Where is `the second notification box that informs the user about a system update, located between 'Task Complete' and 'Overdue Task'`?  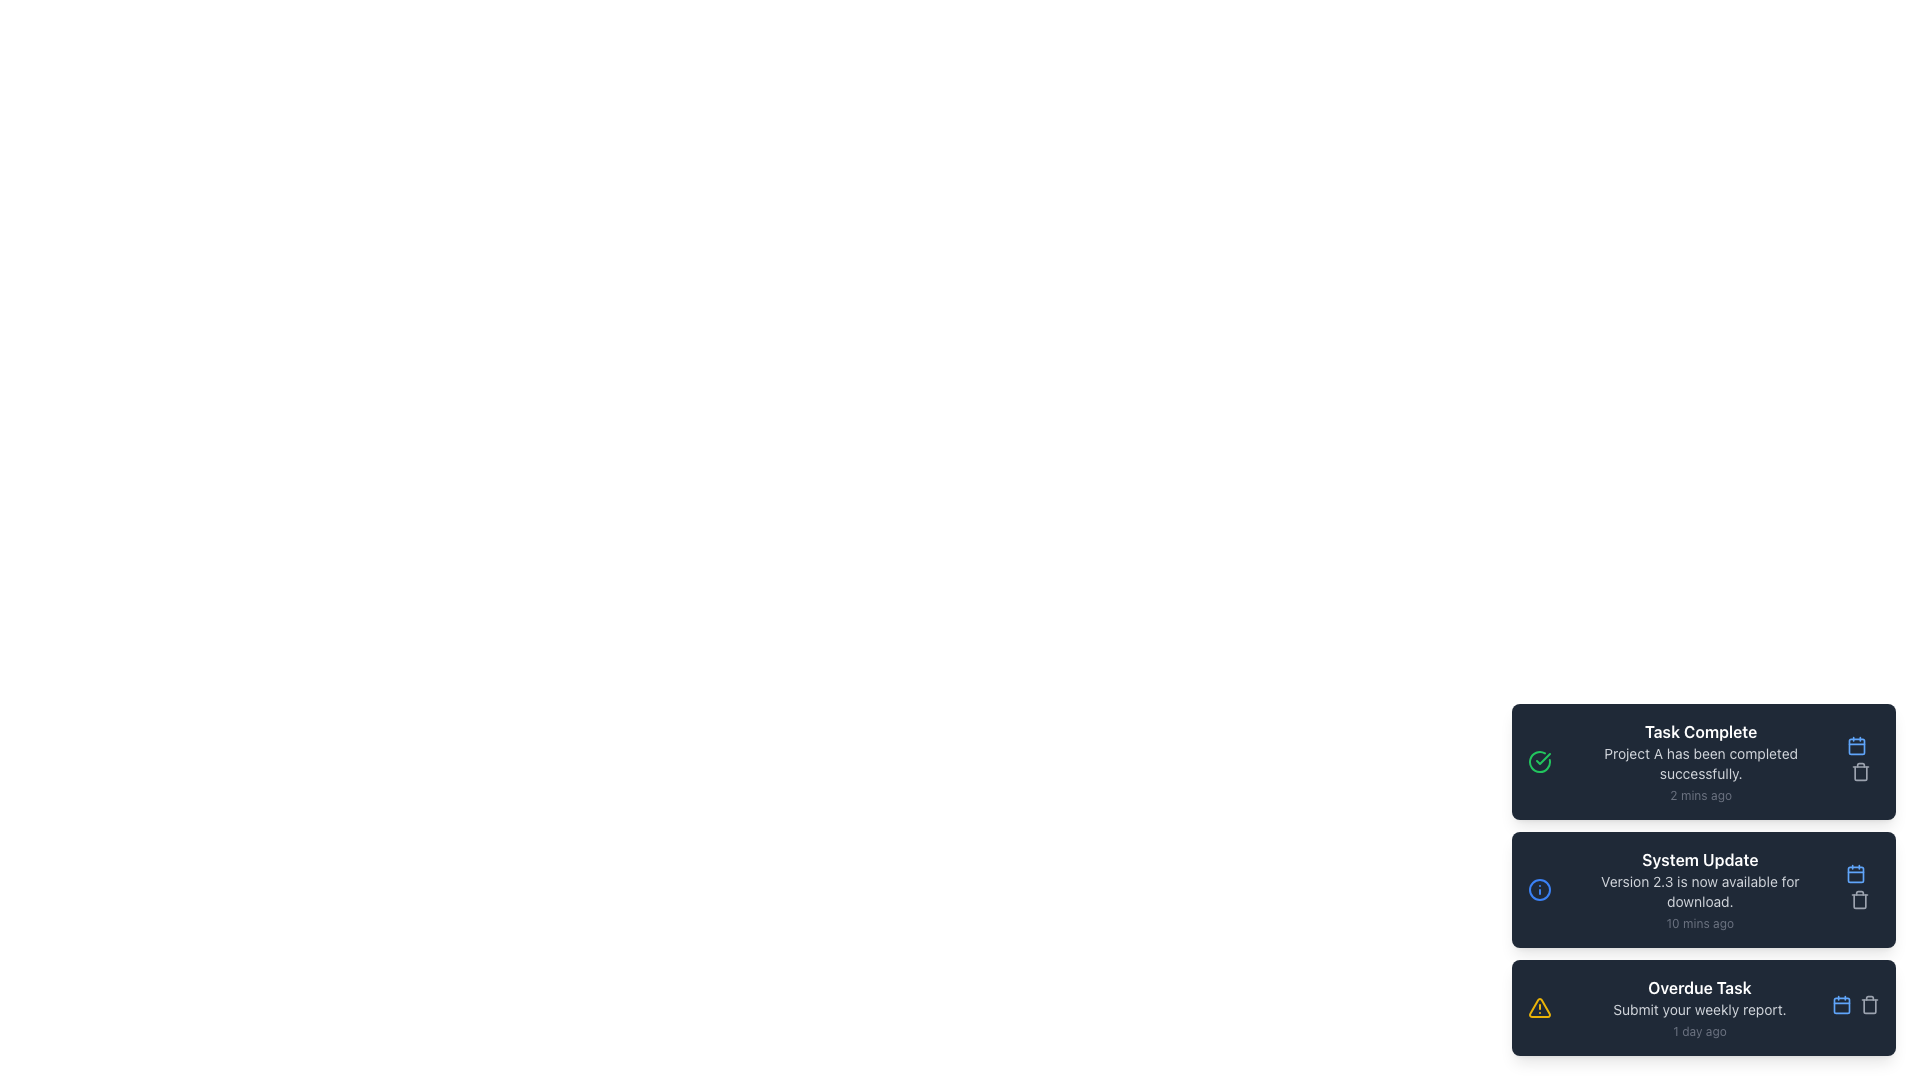 the second notification box that informs the user about a system update, located between 'Task Complete' and 'Overdue Task' is located at coordinates (1699, 889).